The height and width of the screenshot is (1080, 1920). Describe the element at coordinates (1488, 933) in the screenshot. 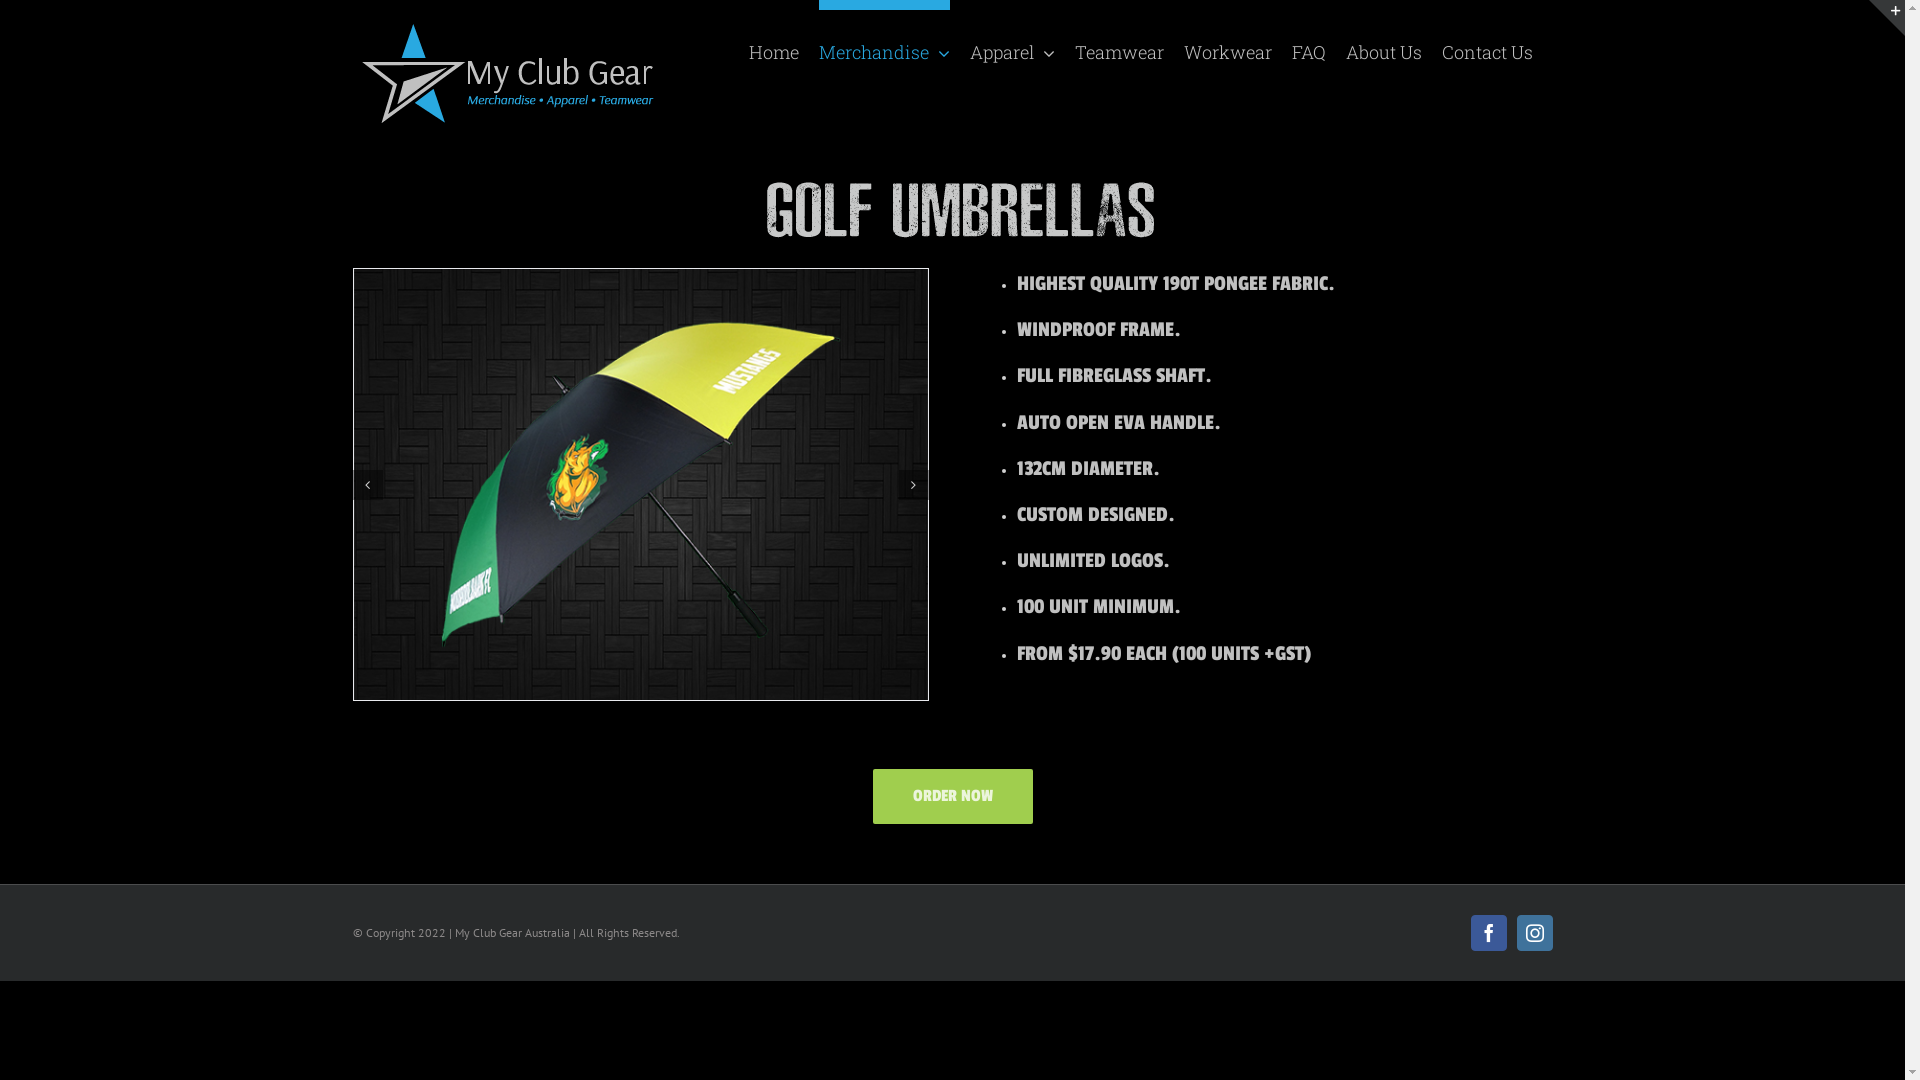

I see `'Facebook'` at that location.